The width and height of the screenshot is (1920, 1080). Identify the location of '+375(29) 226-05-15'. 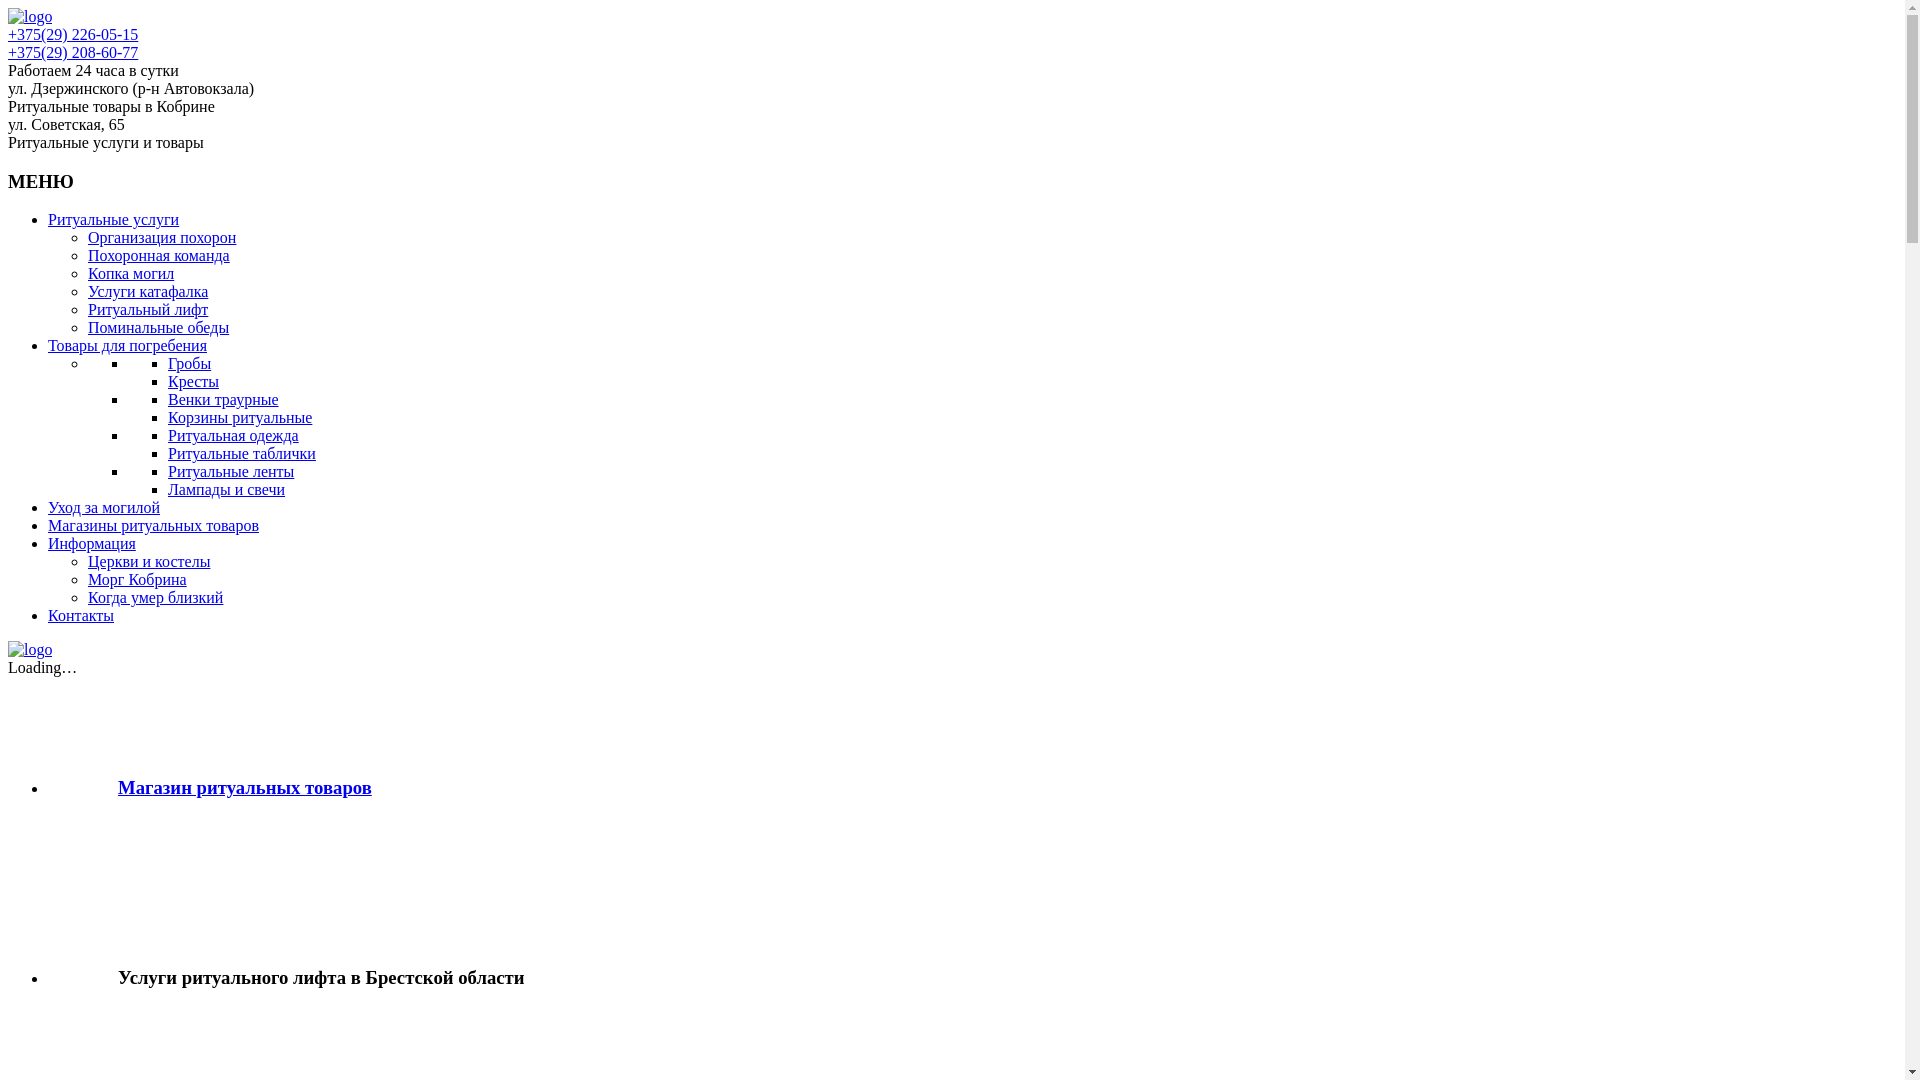
(8, 34).